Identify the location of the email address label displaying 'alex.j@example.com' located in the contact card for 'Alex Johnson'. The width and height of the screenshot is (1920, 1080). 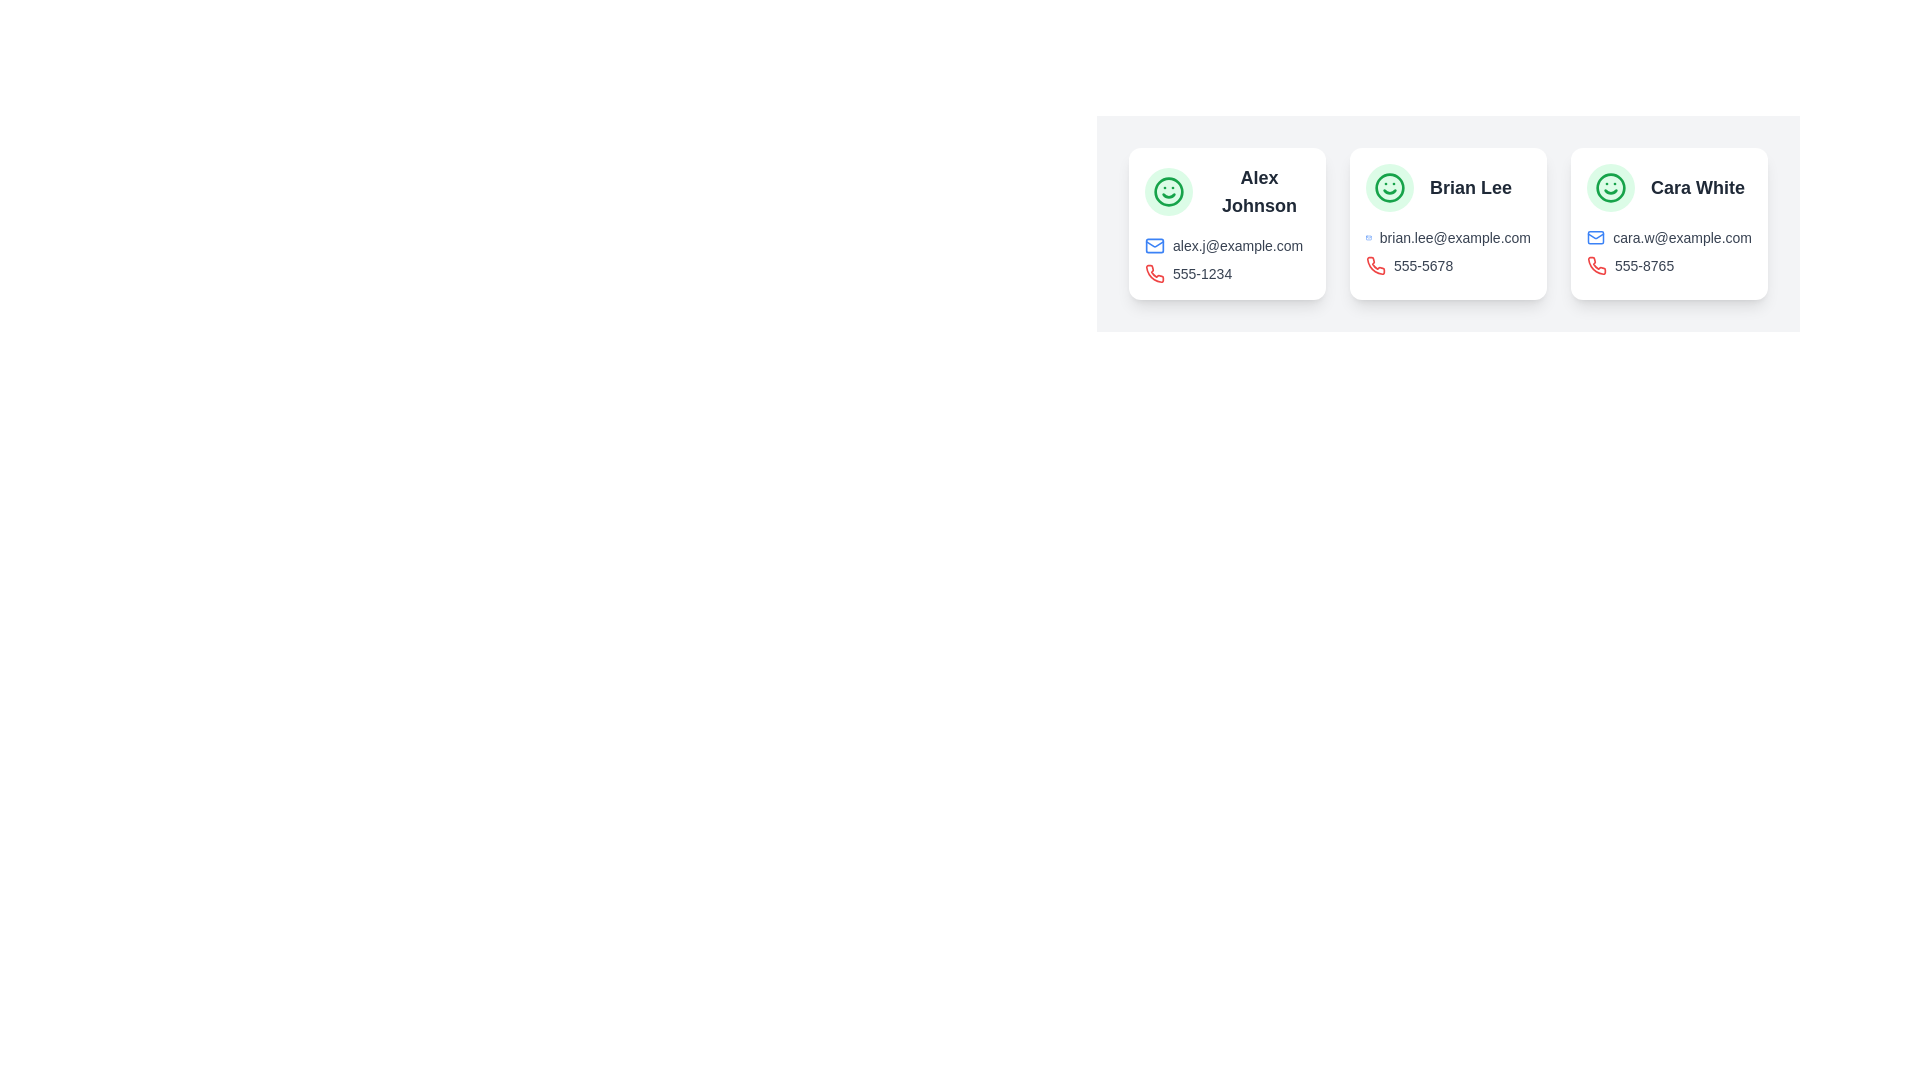
(1237, 245).